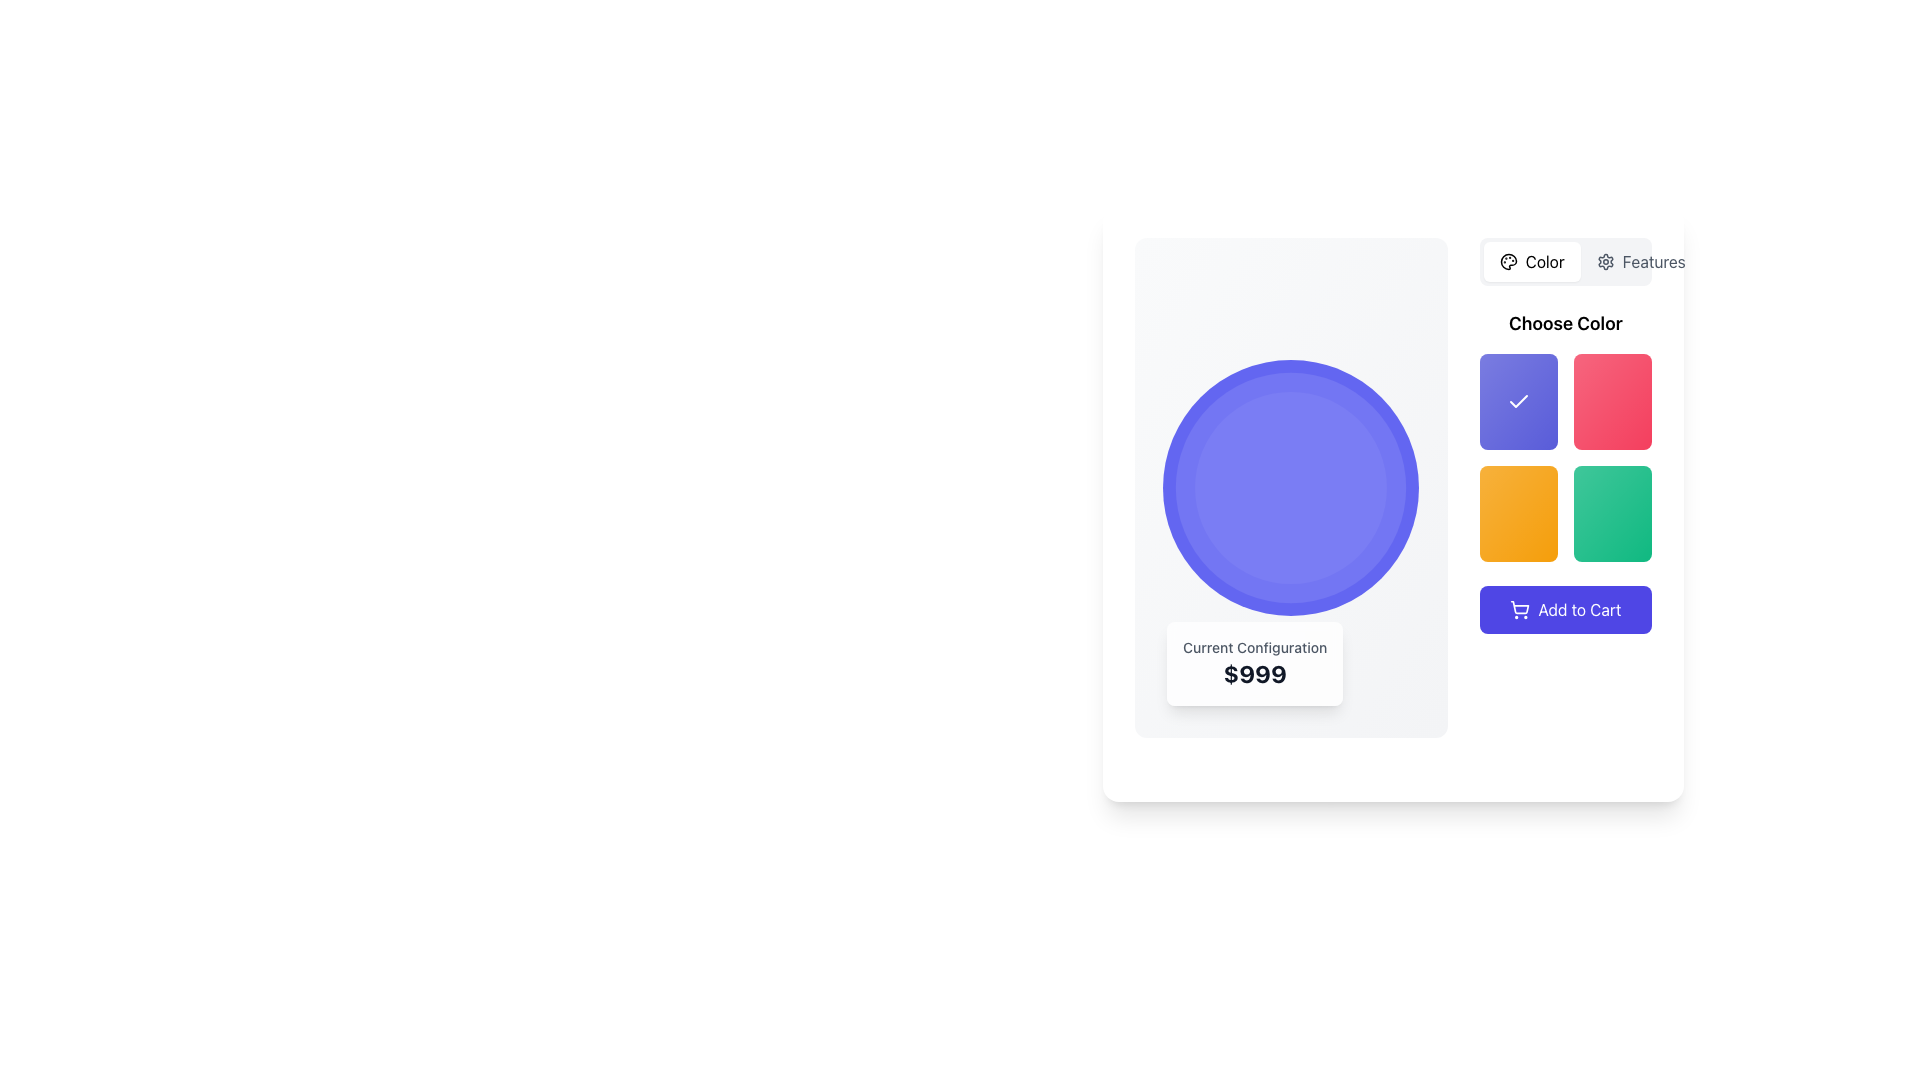  What do you see at coordinates (1254, 648) in the screenshot?
I see `the text label that displays 'Current Configuration', which is a small, muted gray text styled in a medium-weight sans-serif font, located at the top of a white rounded card` at bounding box center [1254, 648].